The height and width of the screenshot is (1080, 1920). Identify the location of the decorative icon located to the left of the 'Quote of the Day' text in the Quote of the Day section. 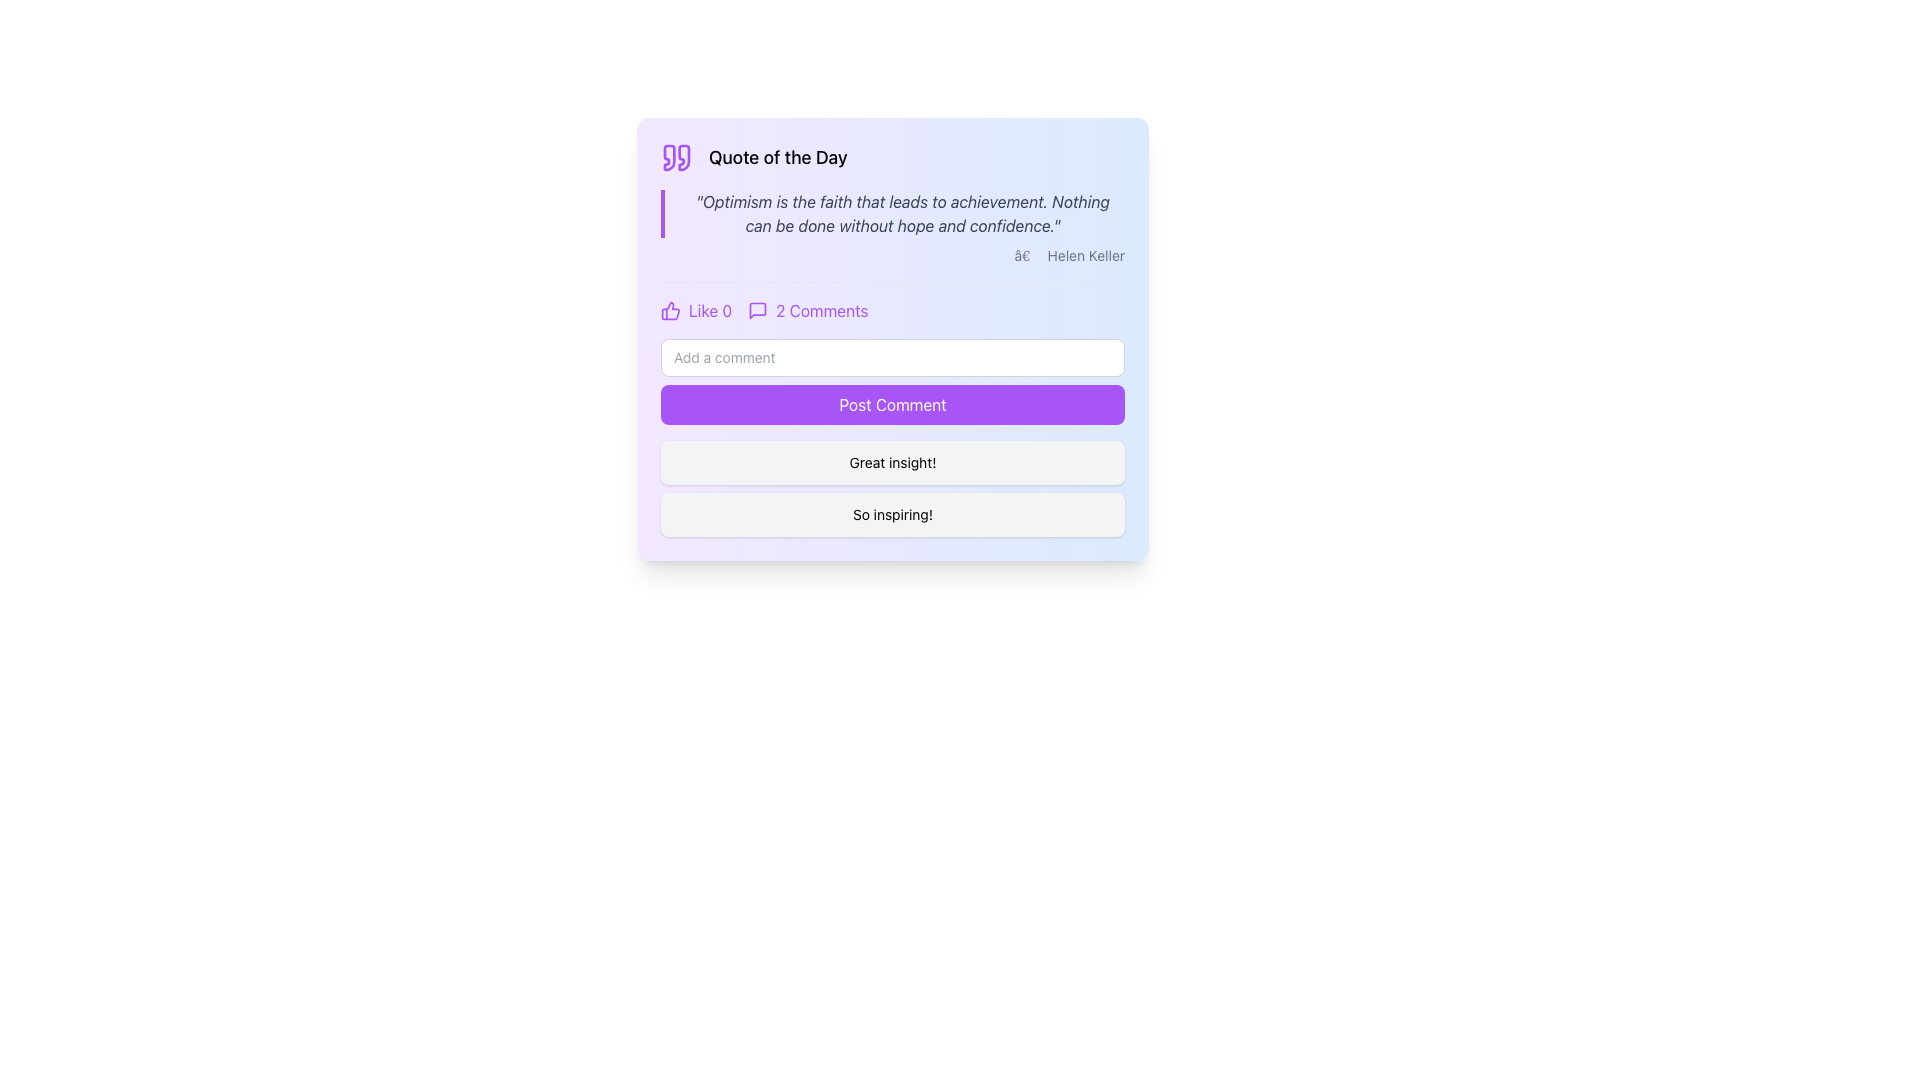
(676, 157).